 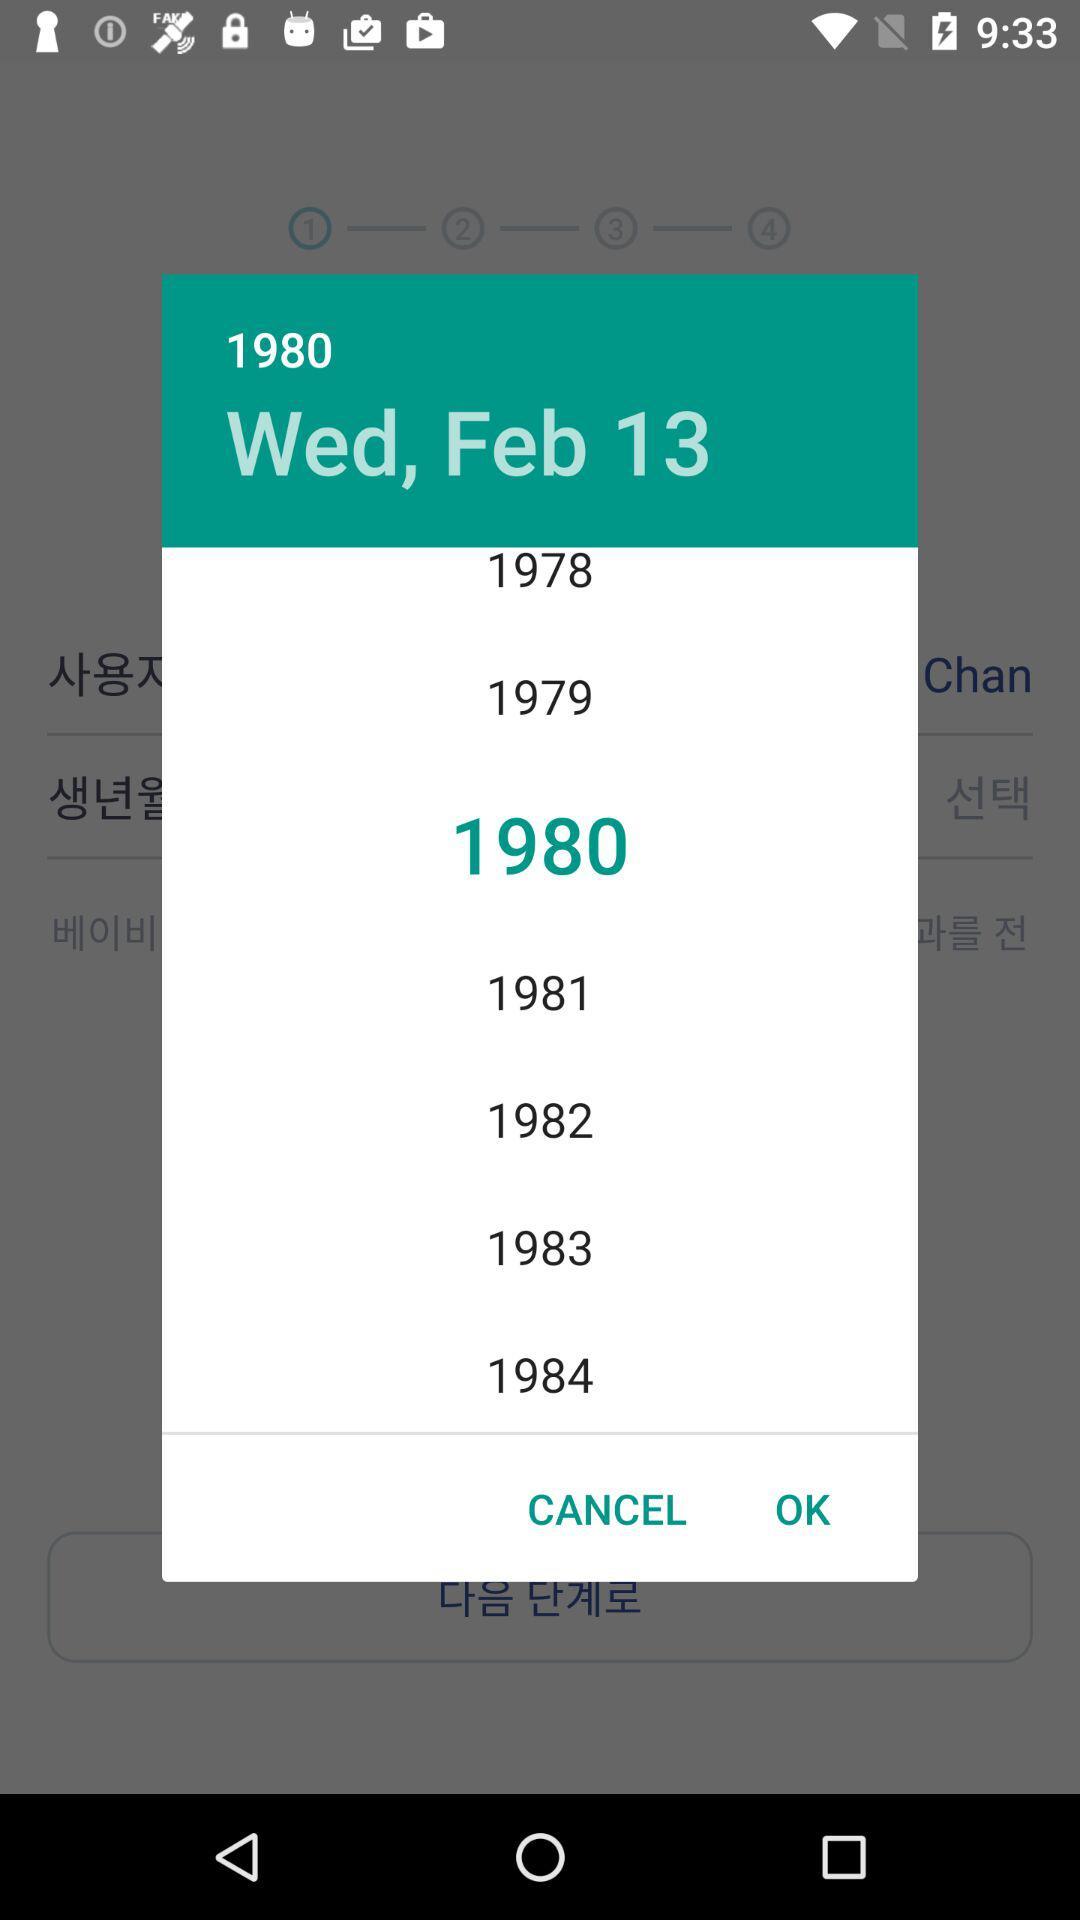 I want to click on the icon next to the cancel item, so click(x=801, y=1508).